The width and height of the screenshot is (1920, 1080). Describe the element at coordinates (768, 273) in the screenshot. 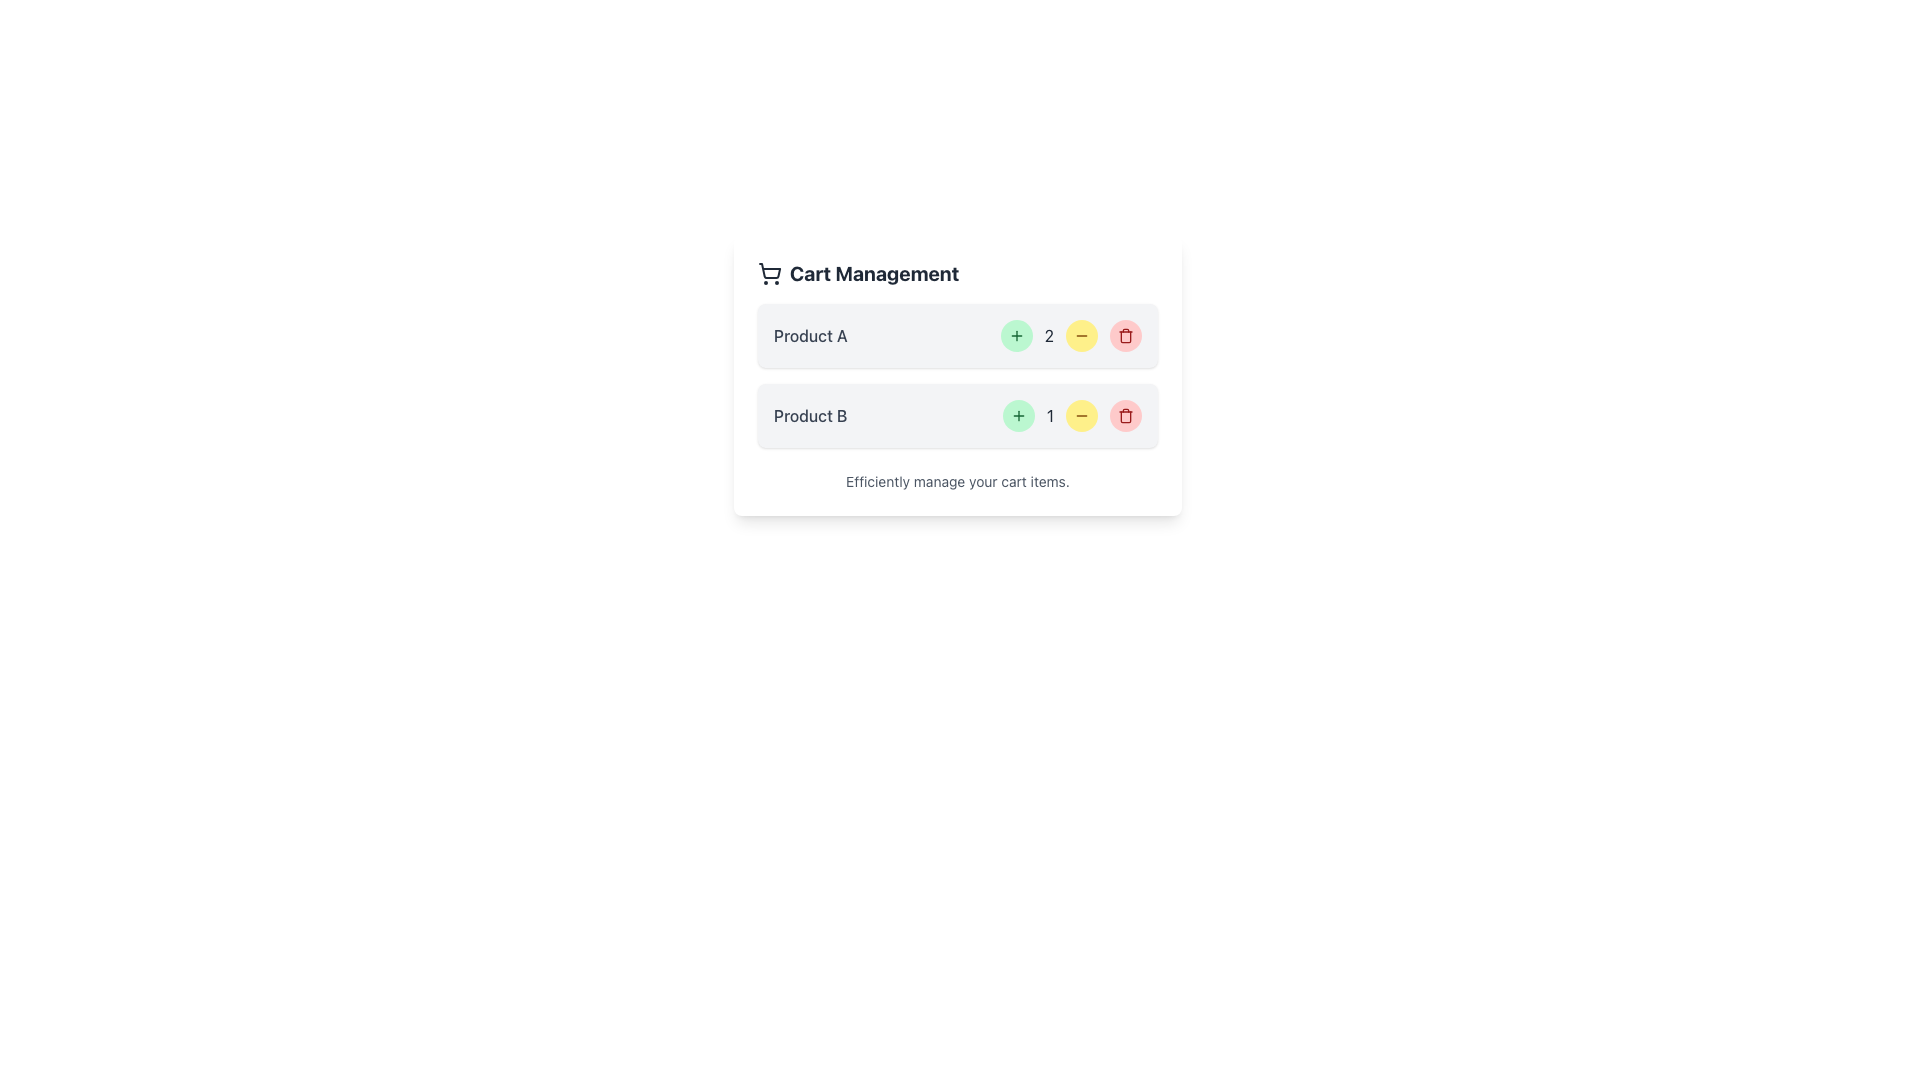

I see `the shopping cart icon located on the left side of the 'Cart Management' title in the upper part of the interface` at that location.